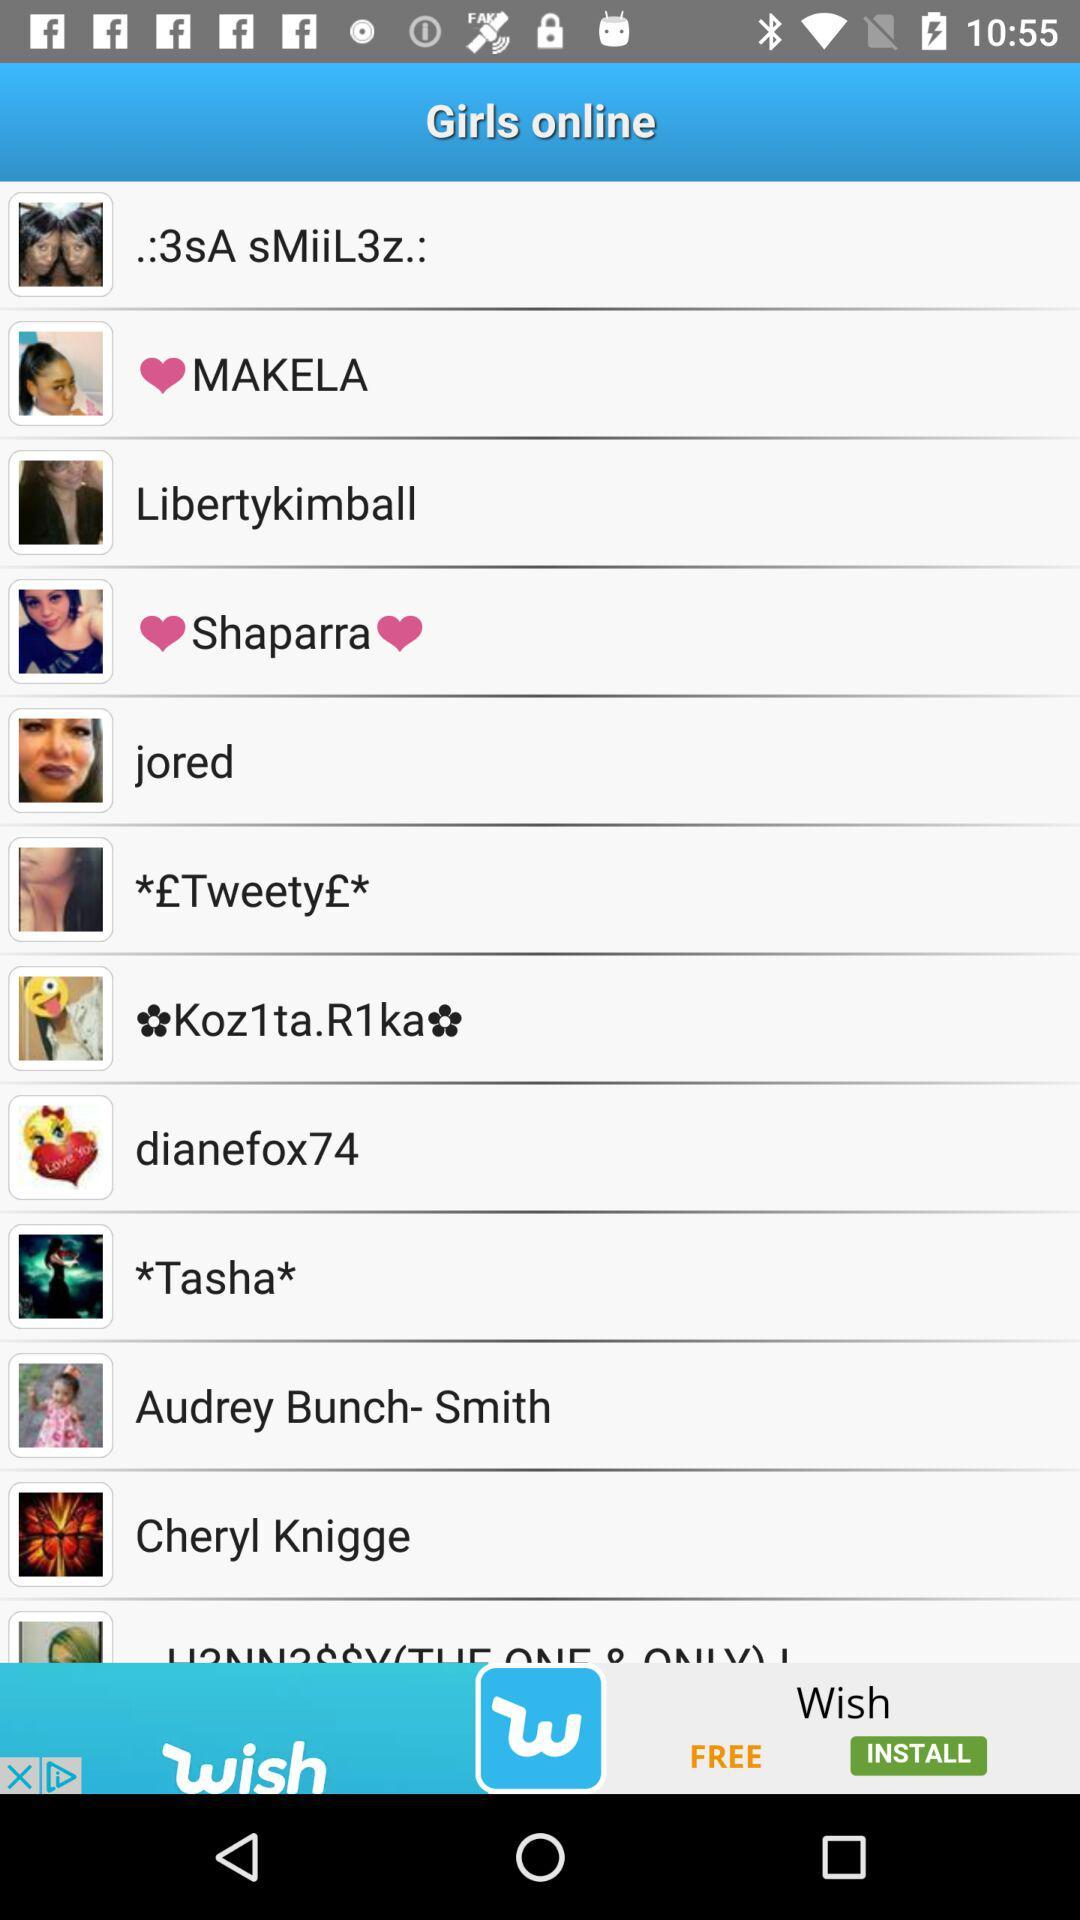  I want to click on in app advertisement space, so click(540, 1727).